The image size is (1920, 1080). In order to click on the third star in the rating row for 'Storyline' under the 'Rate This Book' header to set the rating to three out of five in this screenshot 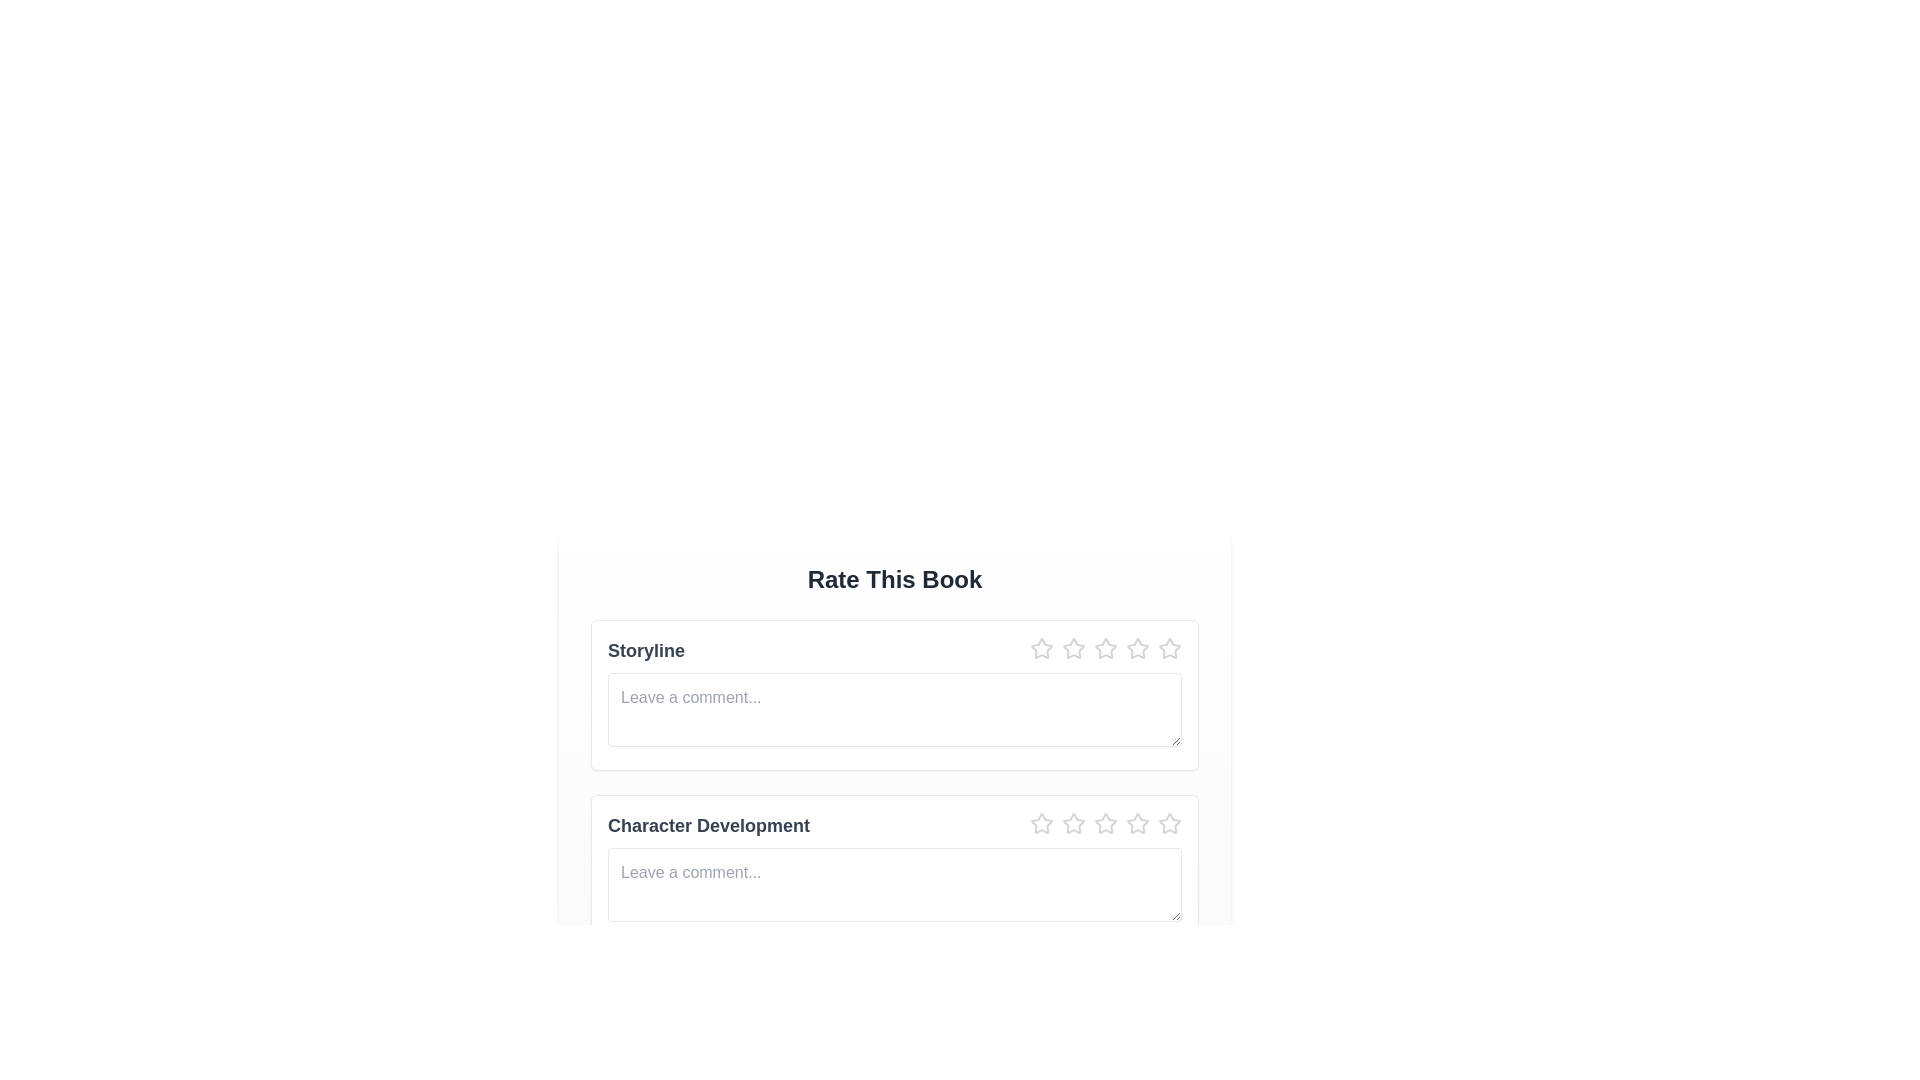, I will do `click(1104, 651)`.